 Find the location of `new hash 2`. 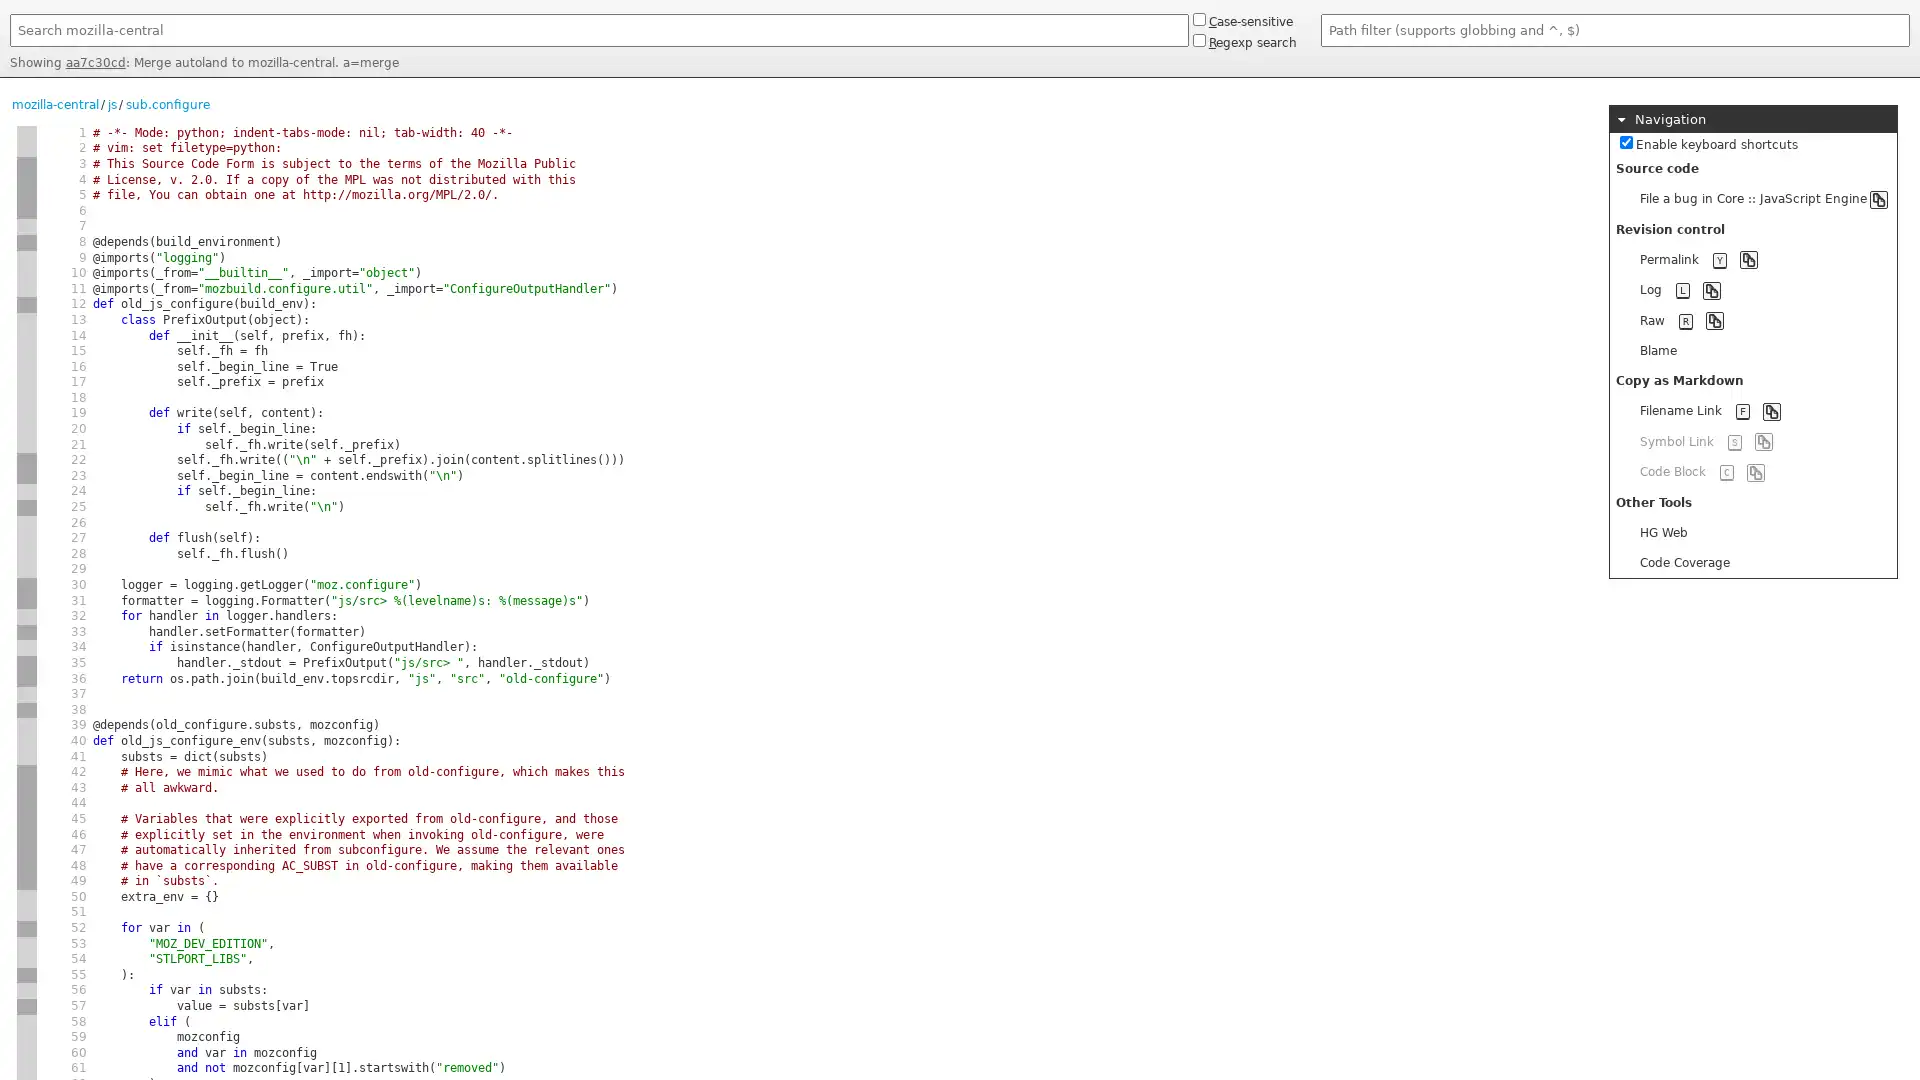

new hash 2 is located at coordinates (27, 1006).